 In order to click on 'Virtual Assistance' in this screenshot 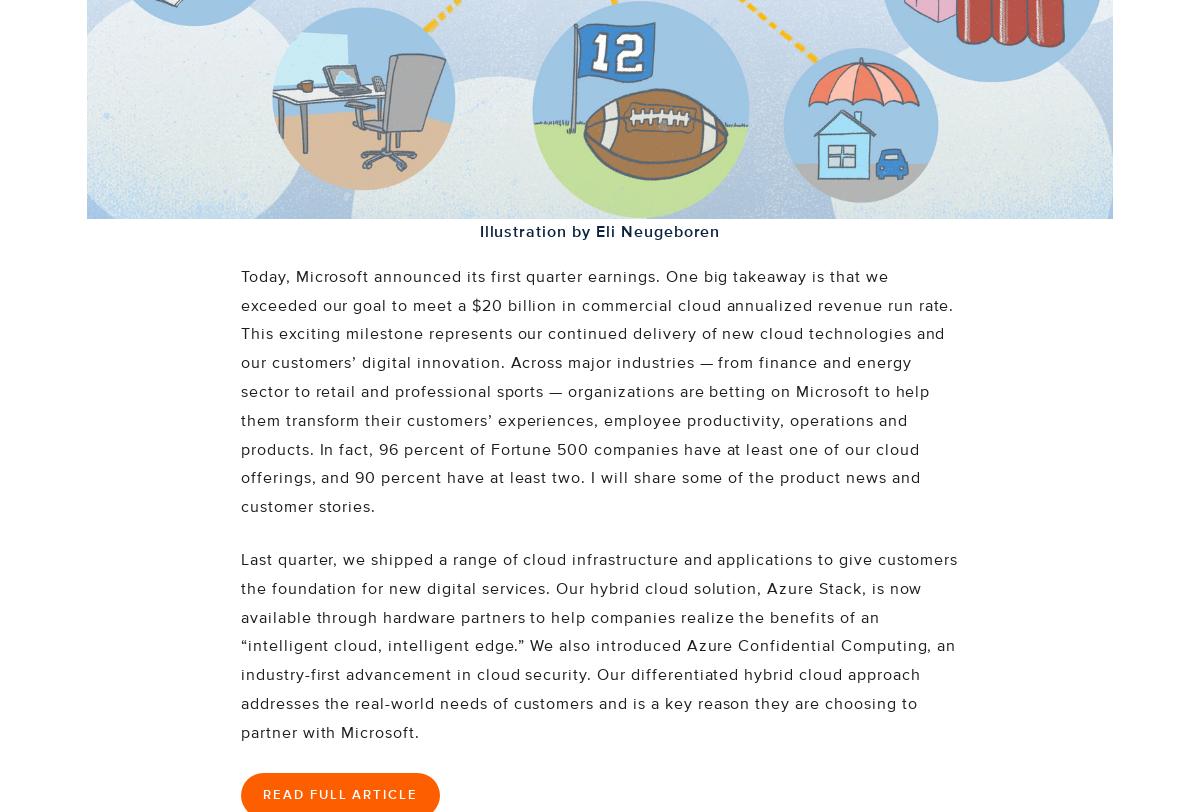, I will do `click(437, 63)`.